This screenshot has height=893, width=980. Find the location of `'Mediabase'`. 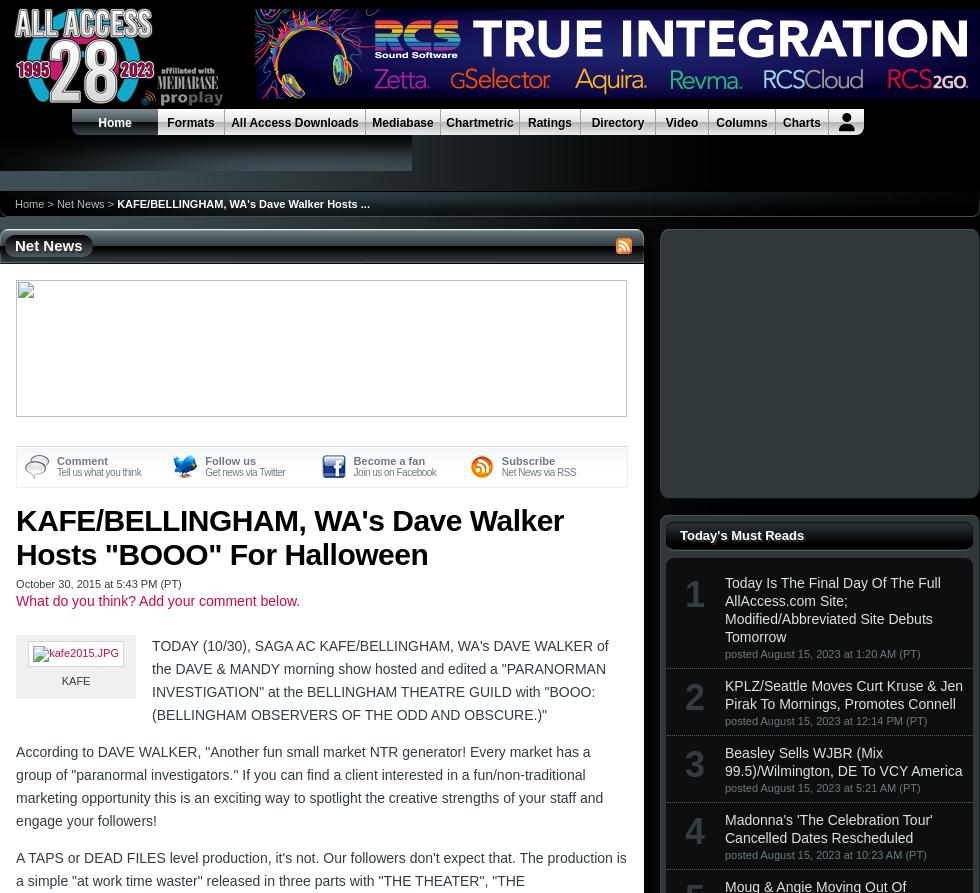

'Mediabase' is located at coordinates (402, 122).